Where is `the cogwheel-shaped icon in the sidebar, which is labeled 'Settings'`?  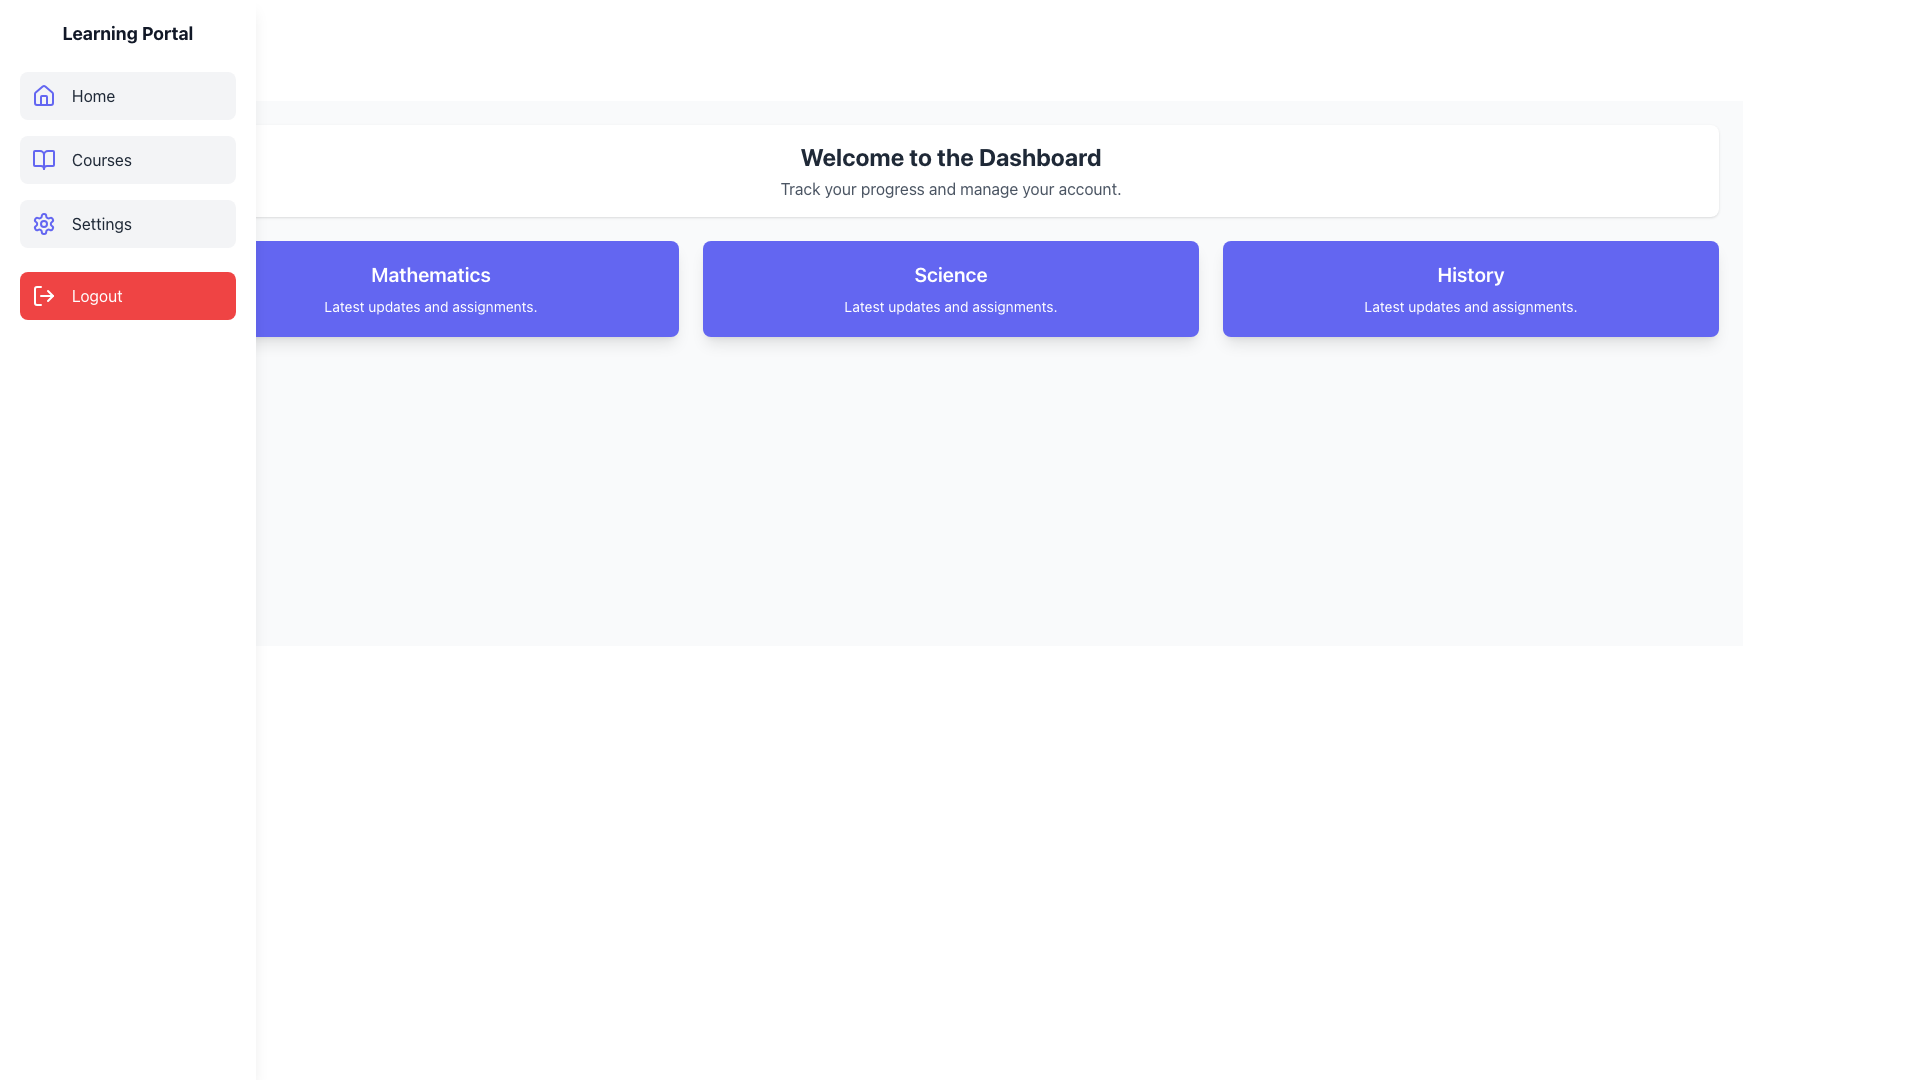 the cogwheel-shaped icon in the sidebar, which is labeled 'Settings' is located at coordinates (43, 223).